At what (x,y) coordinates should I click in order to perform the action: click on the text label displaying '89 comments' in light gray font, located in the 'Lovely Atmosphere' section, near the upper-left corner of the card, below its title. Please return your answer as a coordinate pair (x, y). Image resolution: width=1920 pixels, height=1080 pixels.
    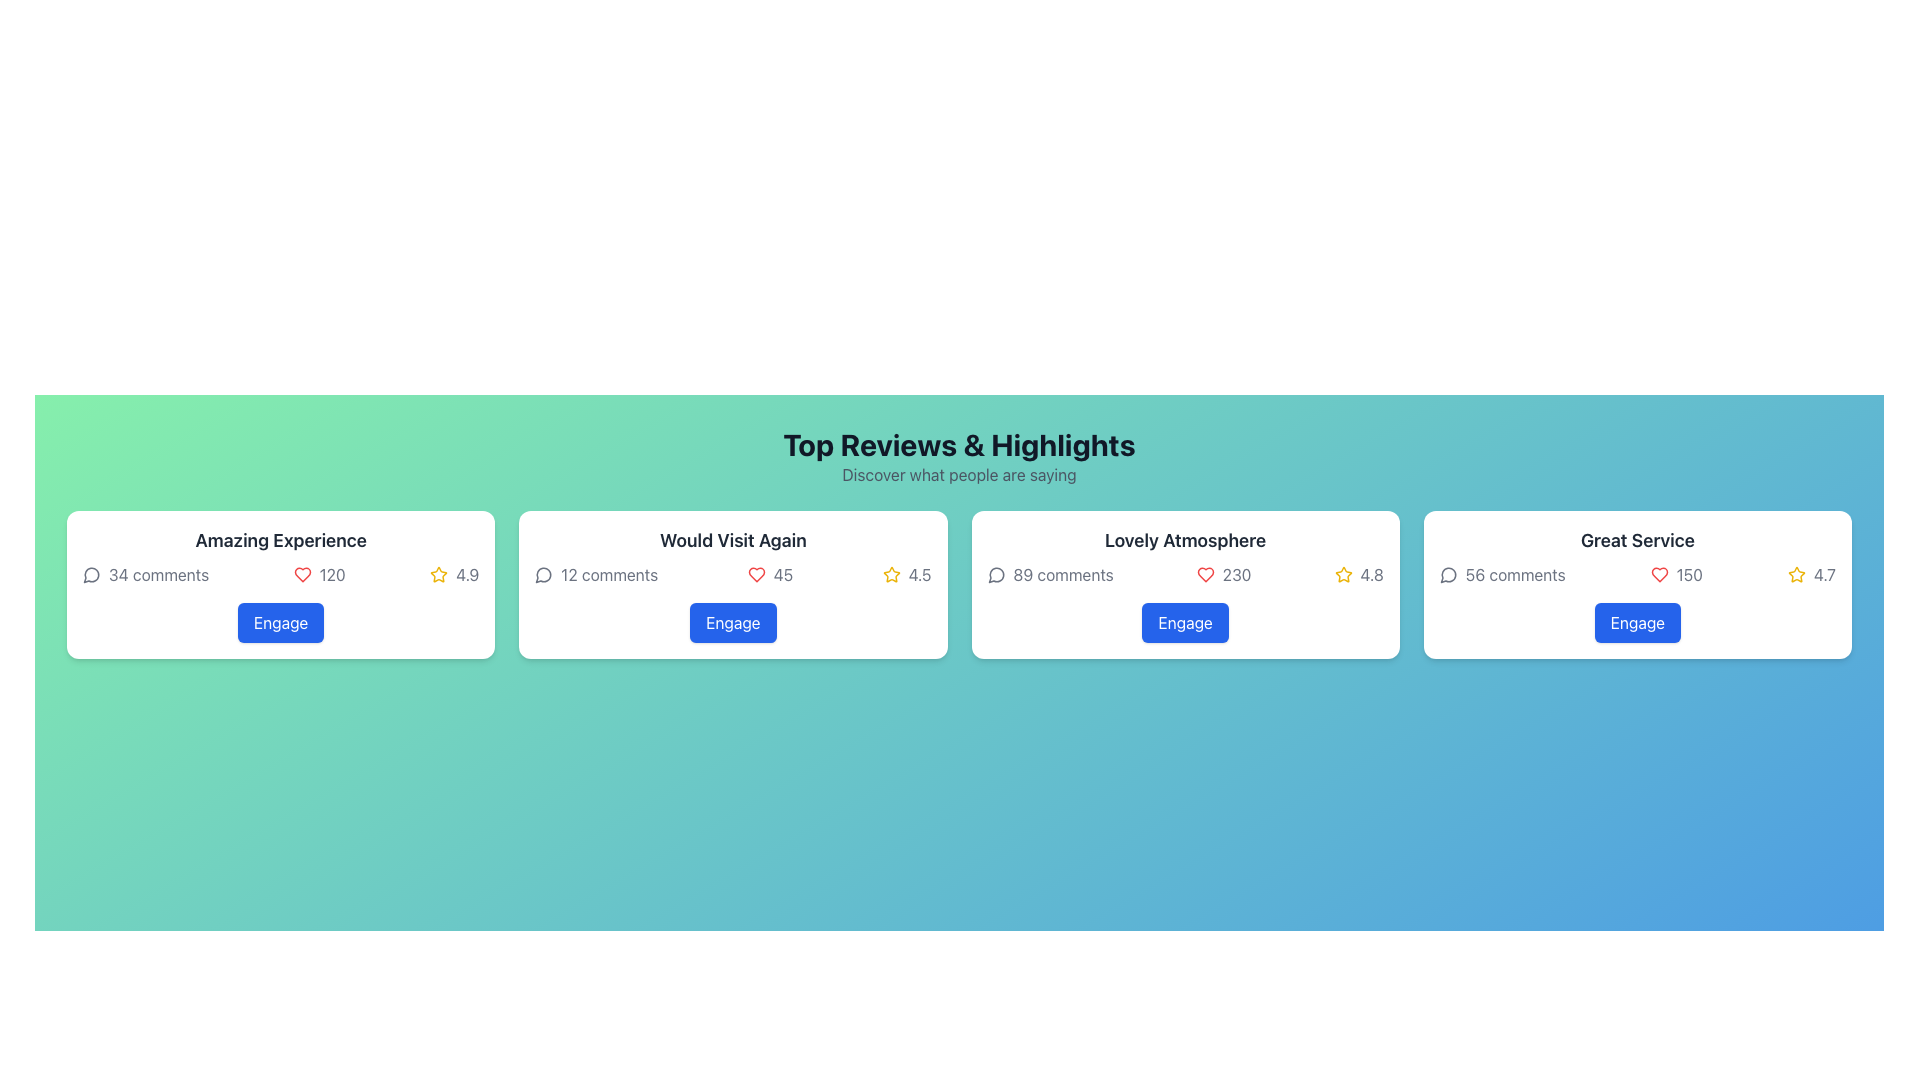
    Looking at the image, I should click on (1062, 574).